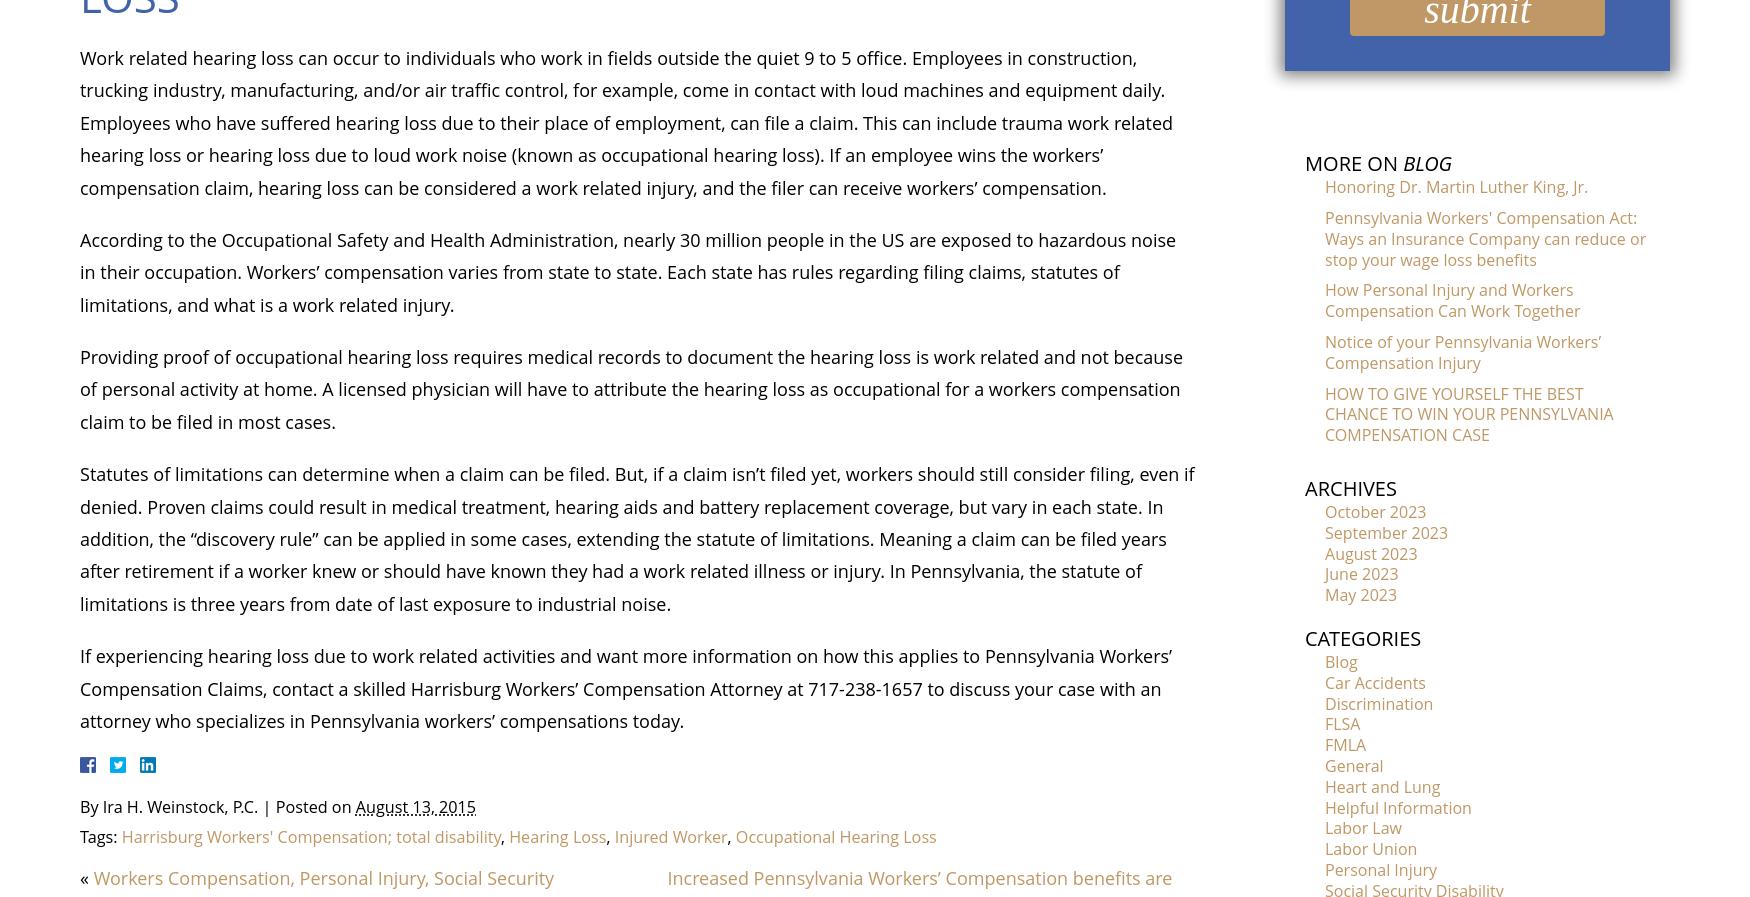 The image size is (1750, 897). Describe the element at coordinates (1485, 236) in the screenshot. I see `'Pennsylvania Workers' Compensation Act: Ways an Insurance Company can reduce or stop your wage loss benefits'` at that location.